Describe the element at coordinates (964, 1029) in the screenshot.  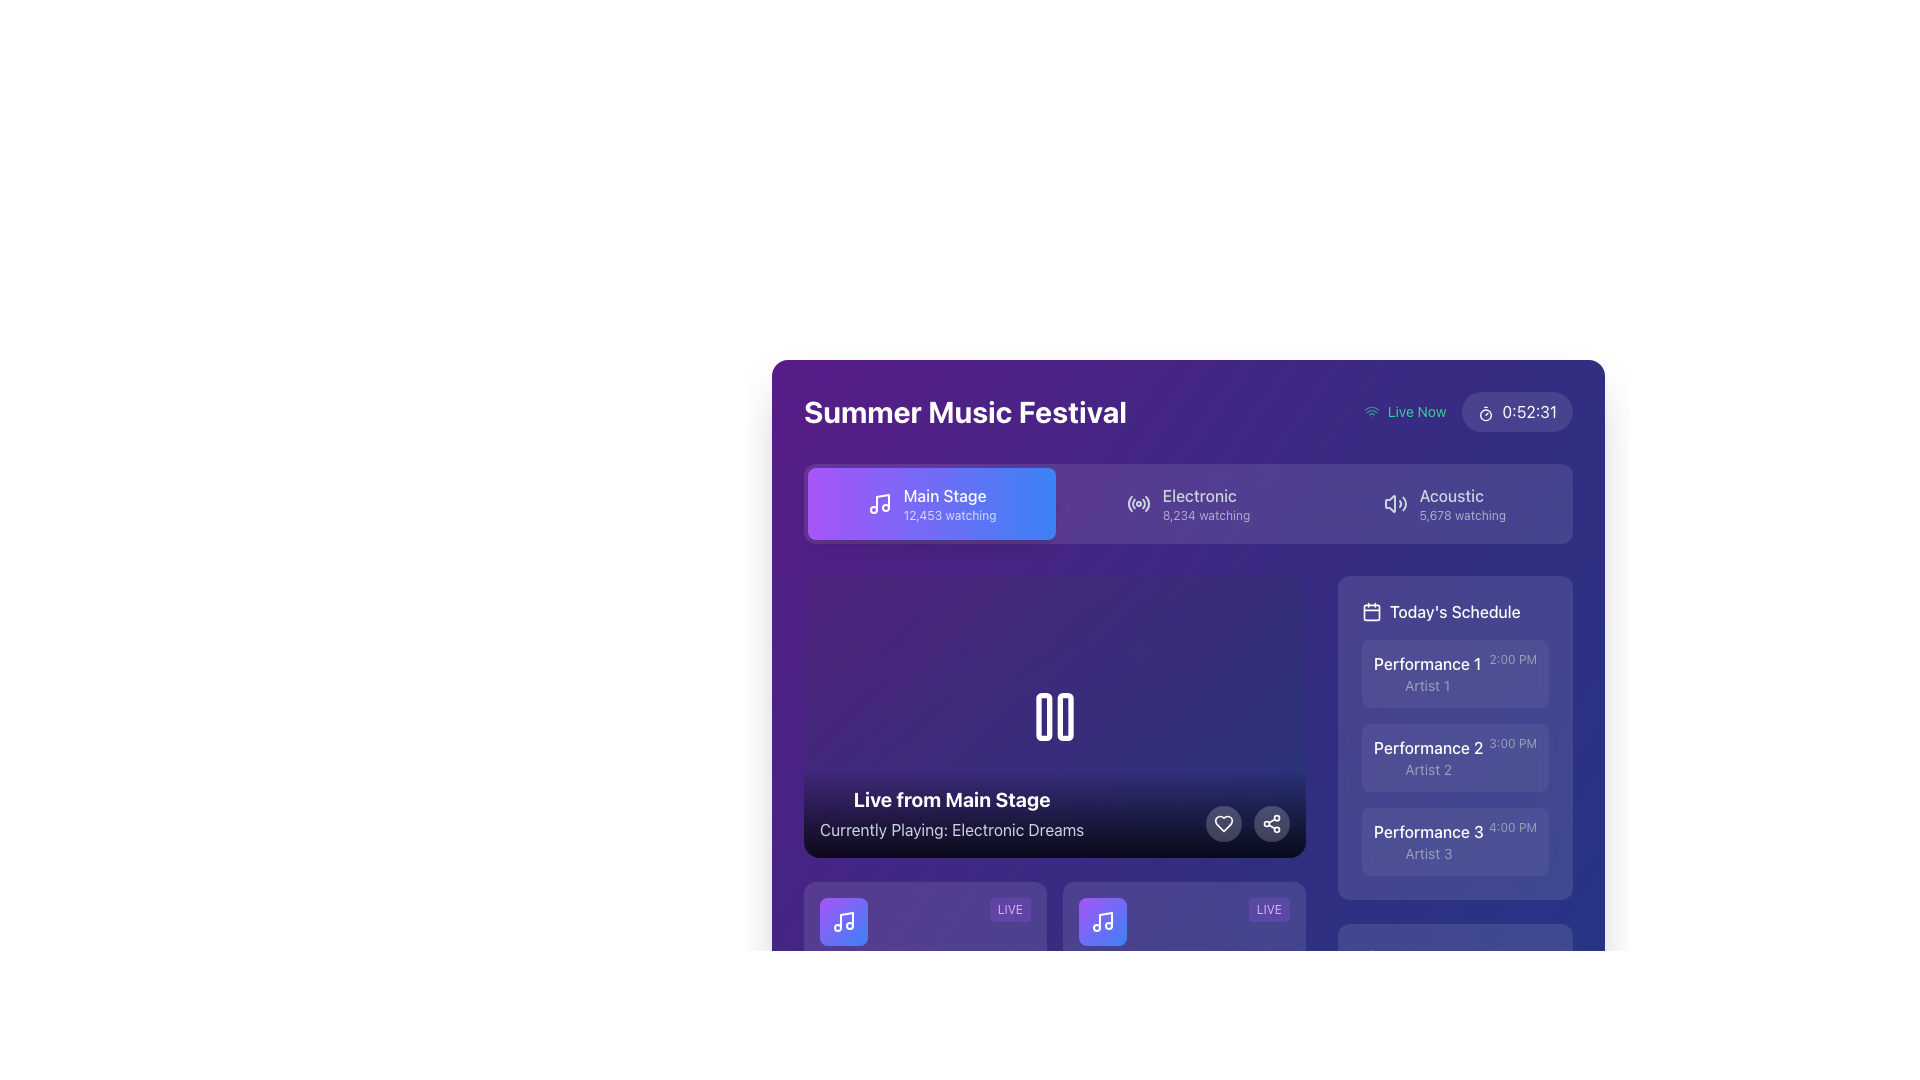
I see `the clock icon, which is a small circular icon with clock hands displayed in white against a darker background, located to the left of the '8:00 PM' text` at that location.